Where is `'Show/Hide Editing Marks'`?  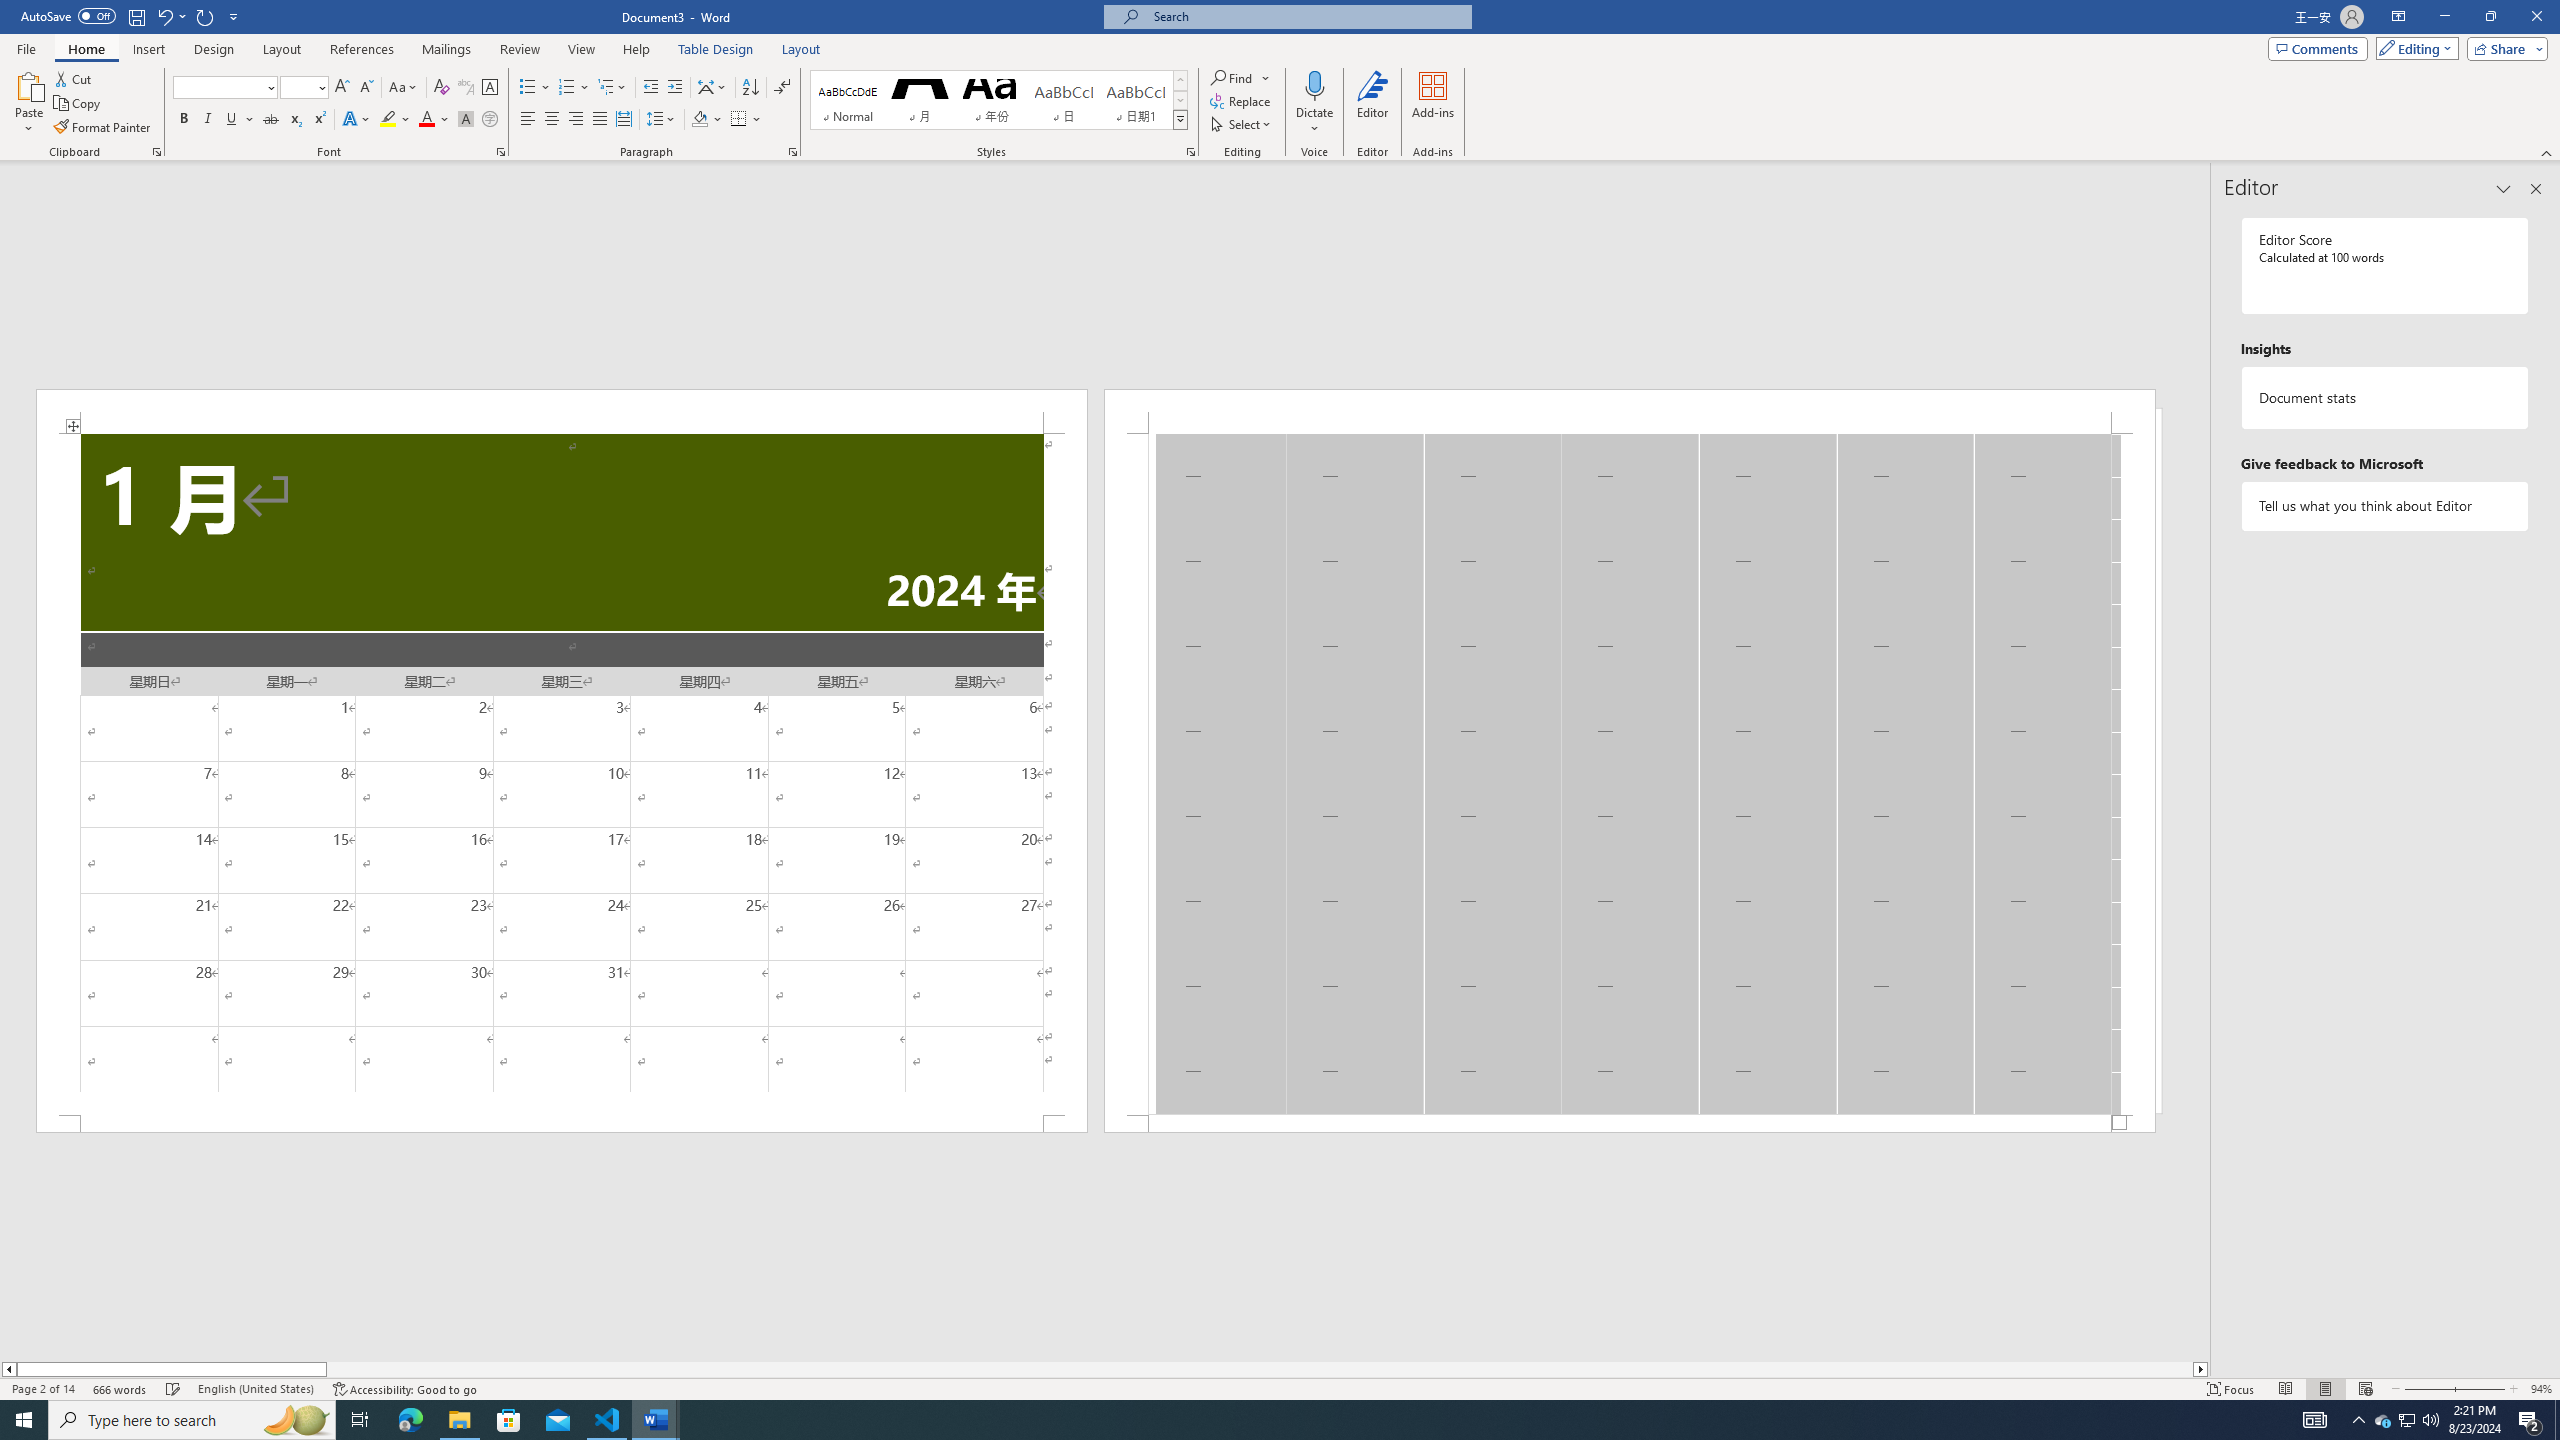
'Show/Hide Editing Marks' is located at coordinates (782, 87).